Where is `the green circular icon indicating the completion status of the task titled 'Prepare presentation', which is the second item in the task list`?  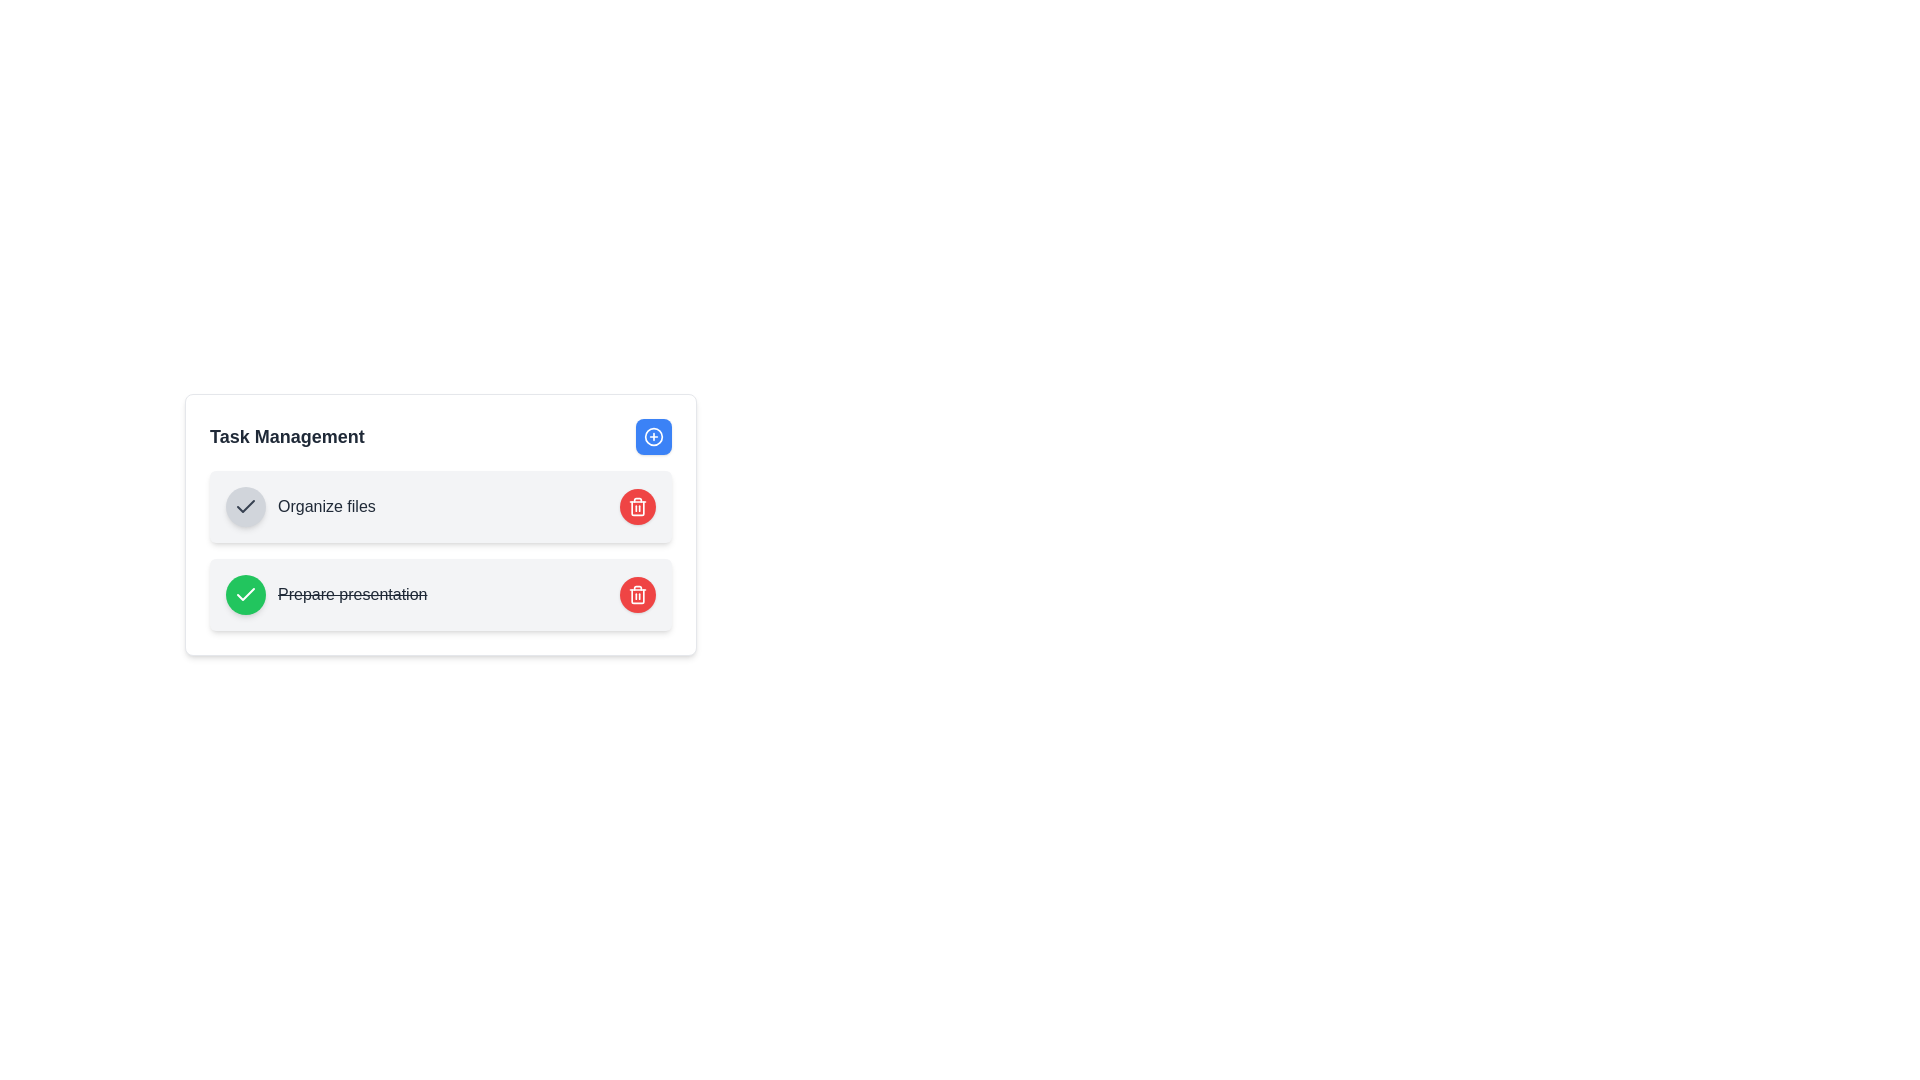
the green circular icon indicating the completion status of the task titled 'Prepare presentation', which is the second item in the task list is located at coordinates (244, 593).